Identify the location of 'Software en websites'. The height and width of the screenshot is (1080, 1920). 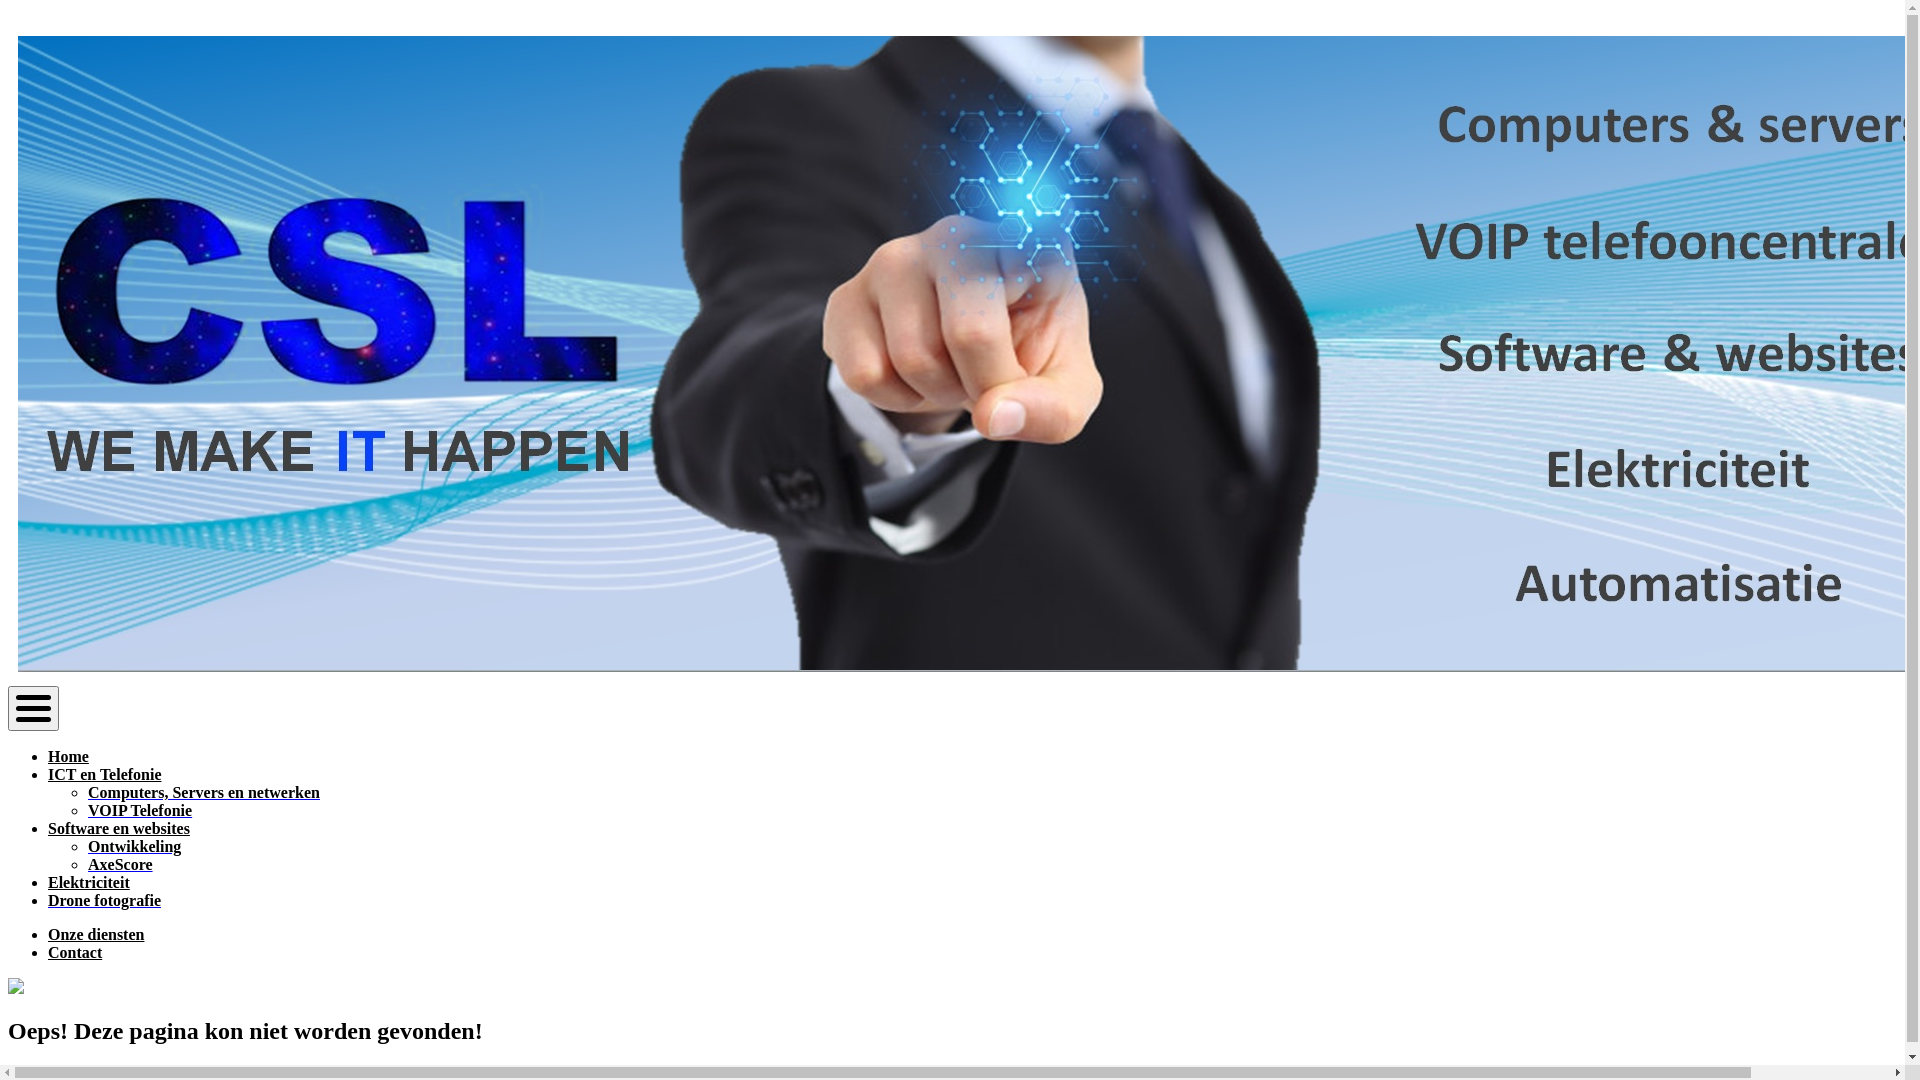
(118, 828).